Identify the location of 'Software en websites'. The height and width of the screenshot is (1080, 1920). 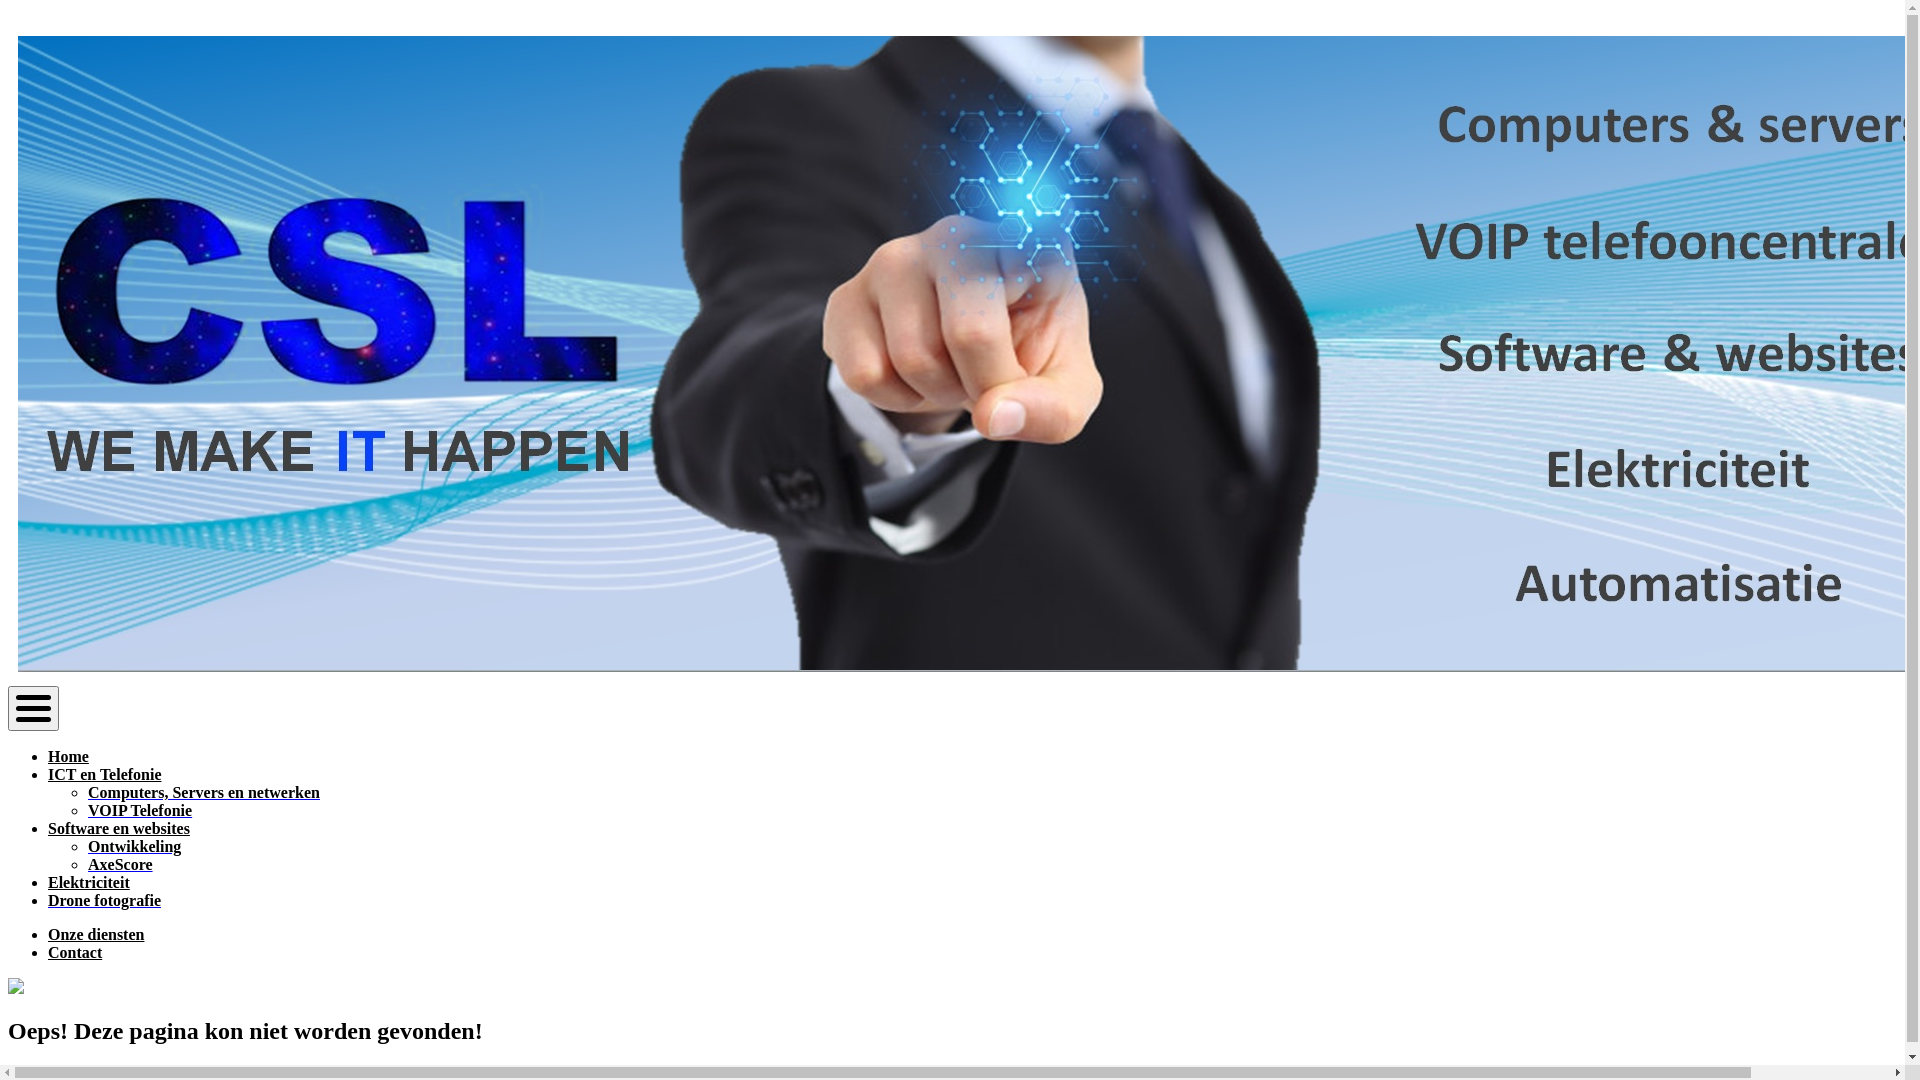
(118, 828).